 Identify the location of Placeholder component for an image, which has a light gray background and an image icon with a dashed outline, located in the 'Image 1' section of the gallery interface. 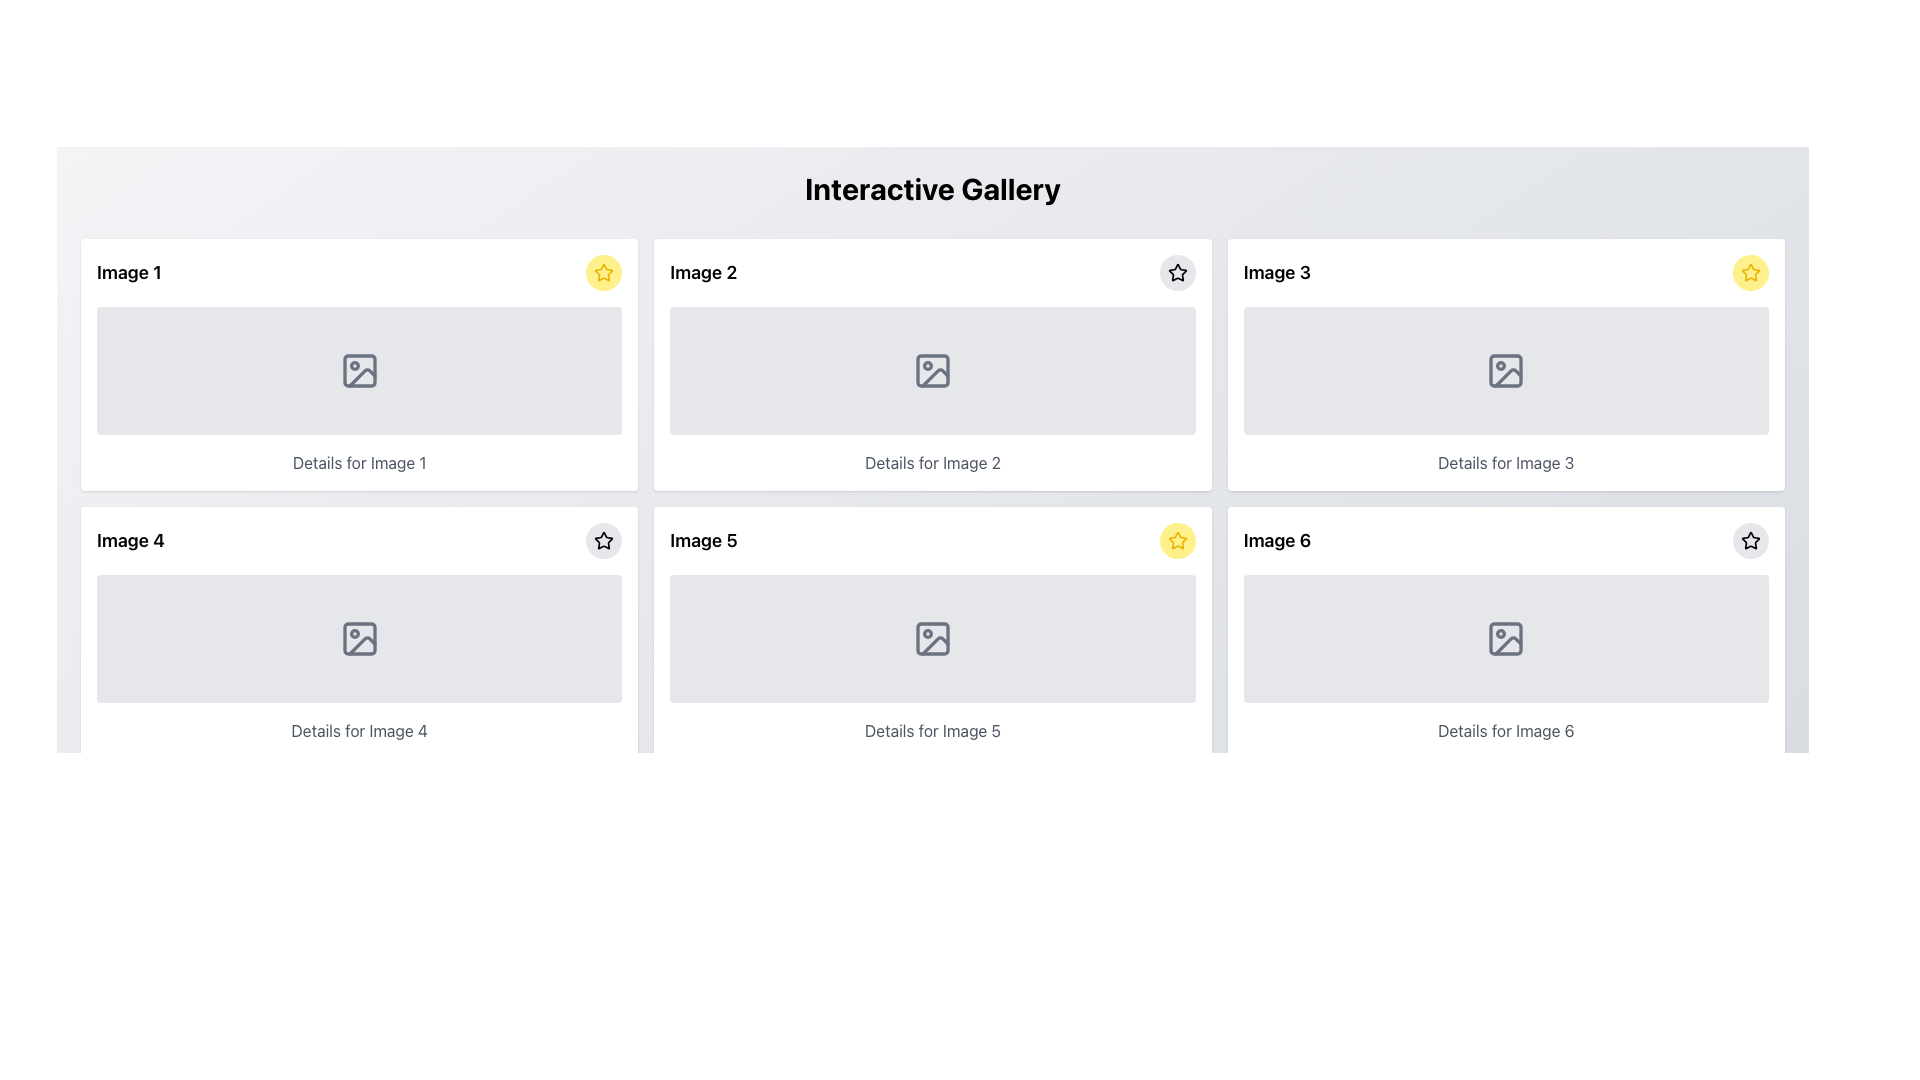
(359, 370).